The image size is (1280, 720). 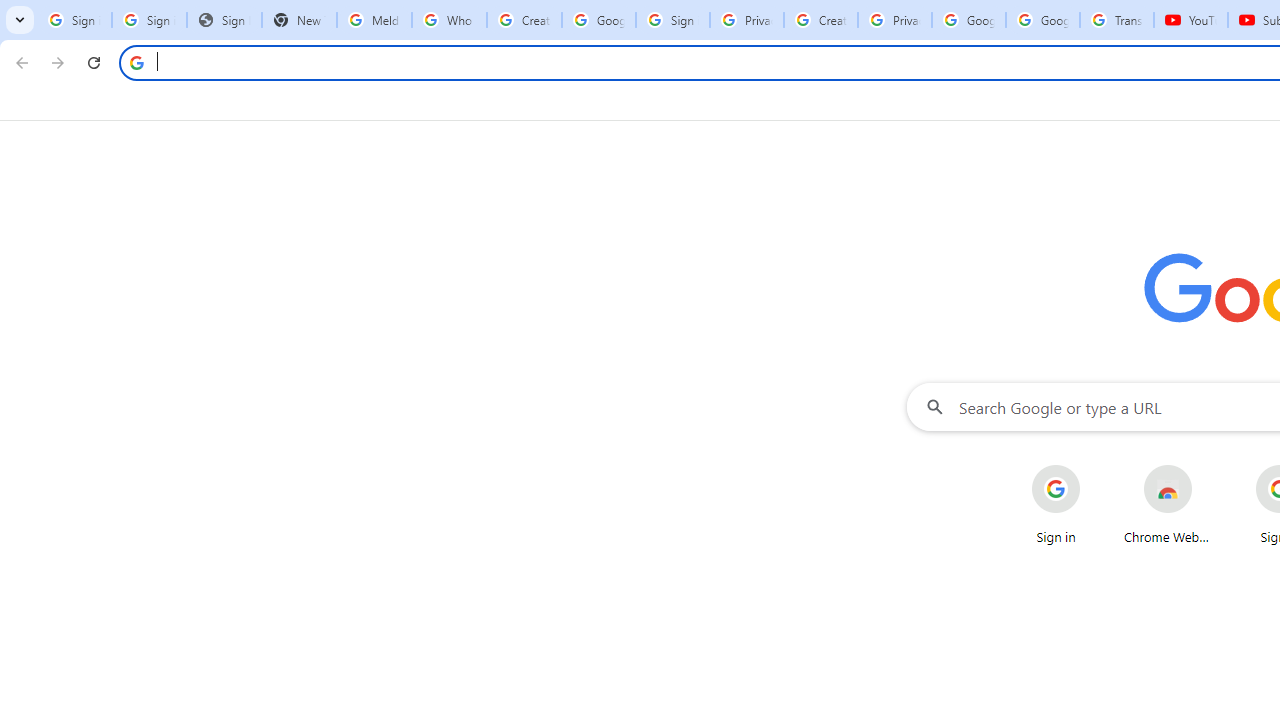 I want to click on 'Chrome Web Store', so click(x=1168, y=504).